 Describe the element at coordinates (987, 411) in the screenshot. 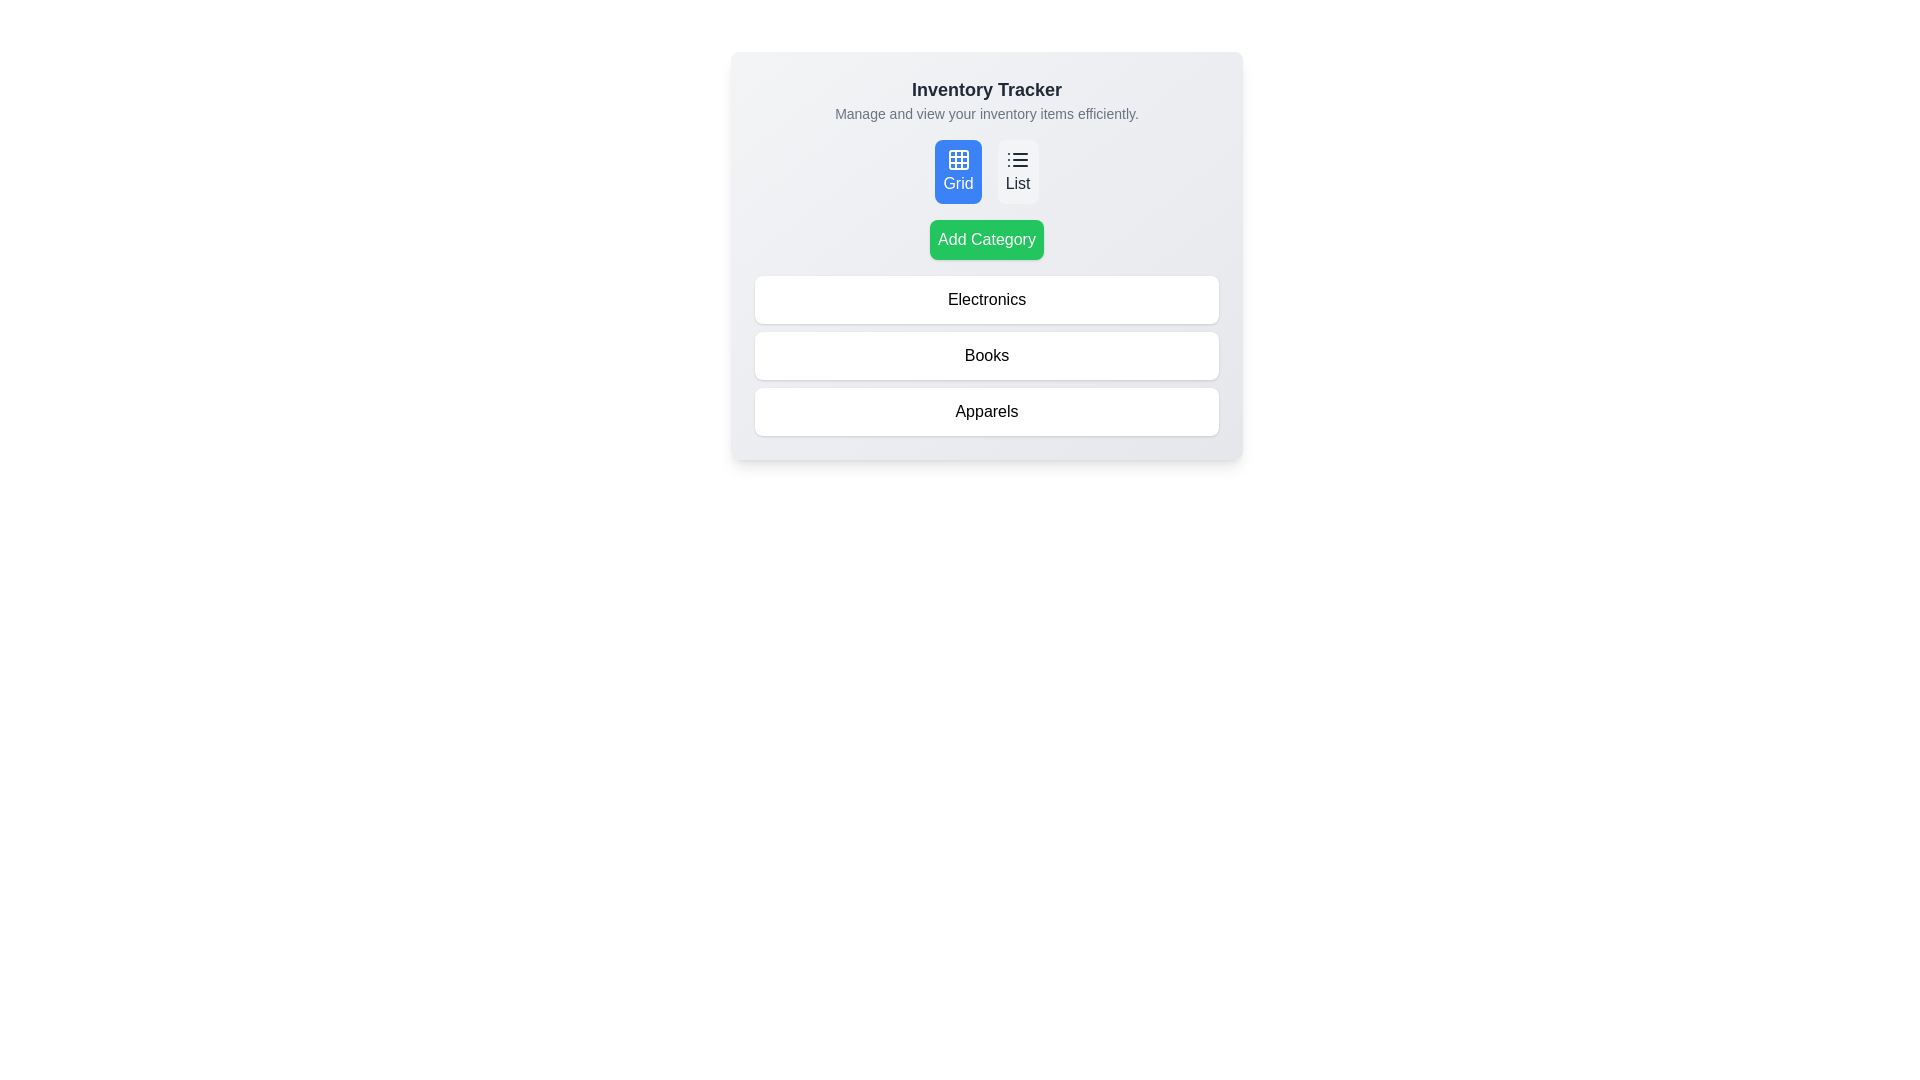

I see `the 'Apparels' label, which indicates a category section in the application interface and is the third item in a vertical stack of similar elements` at that location.